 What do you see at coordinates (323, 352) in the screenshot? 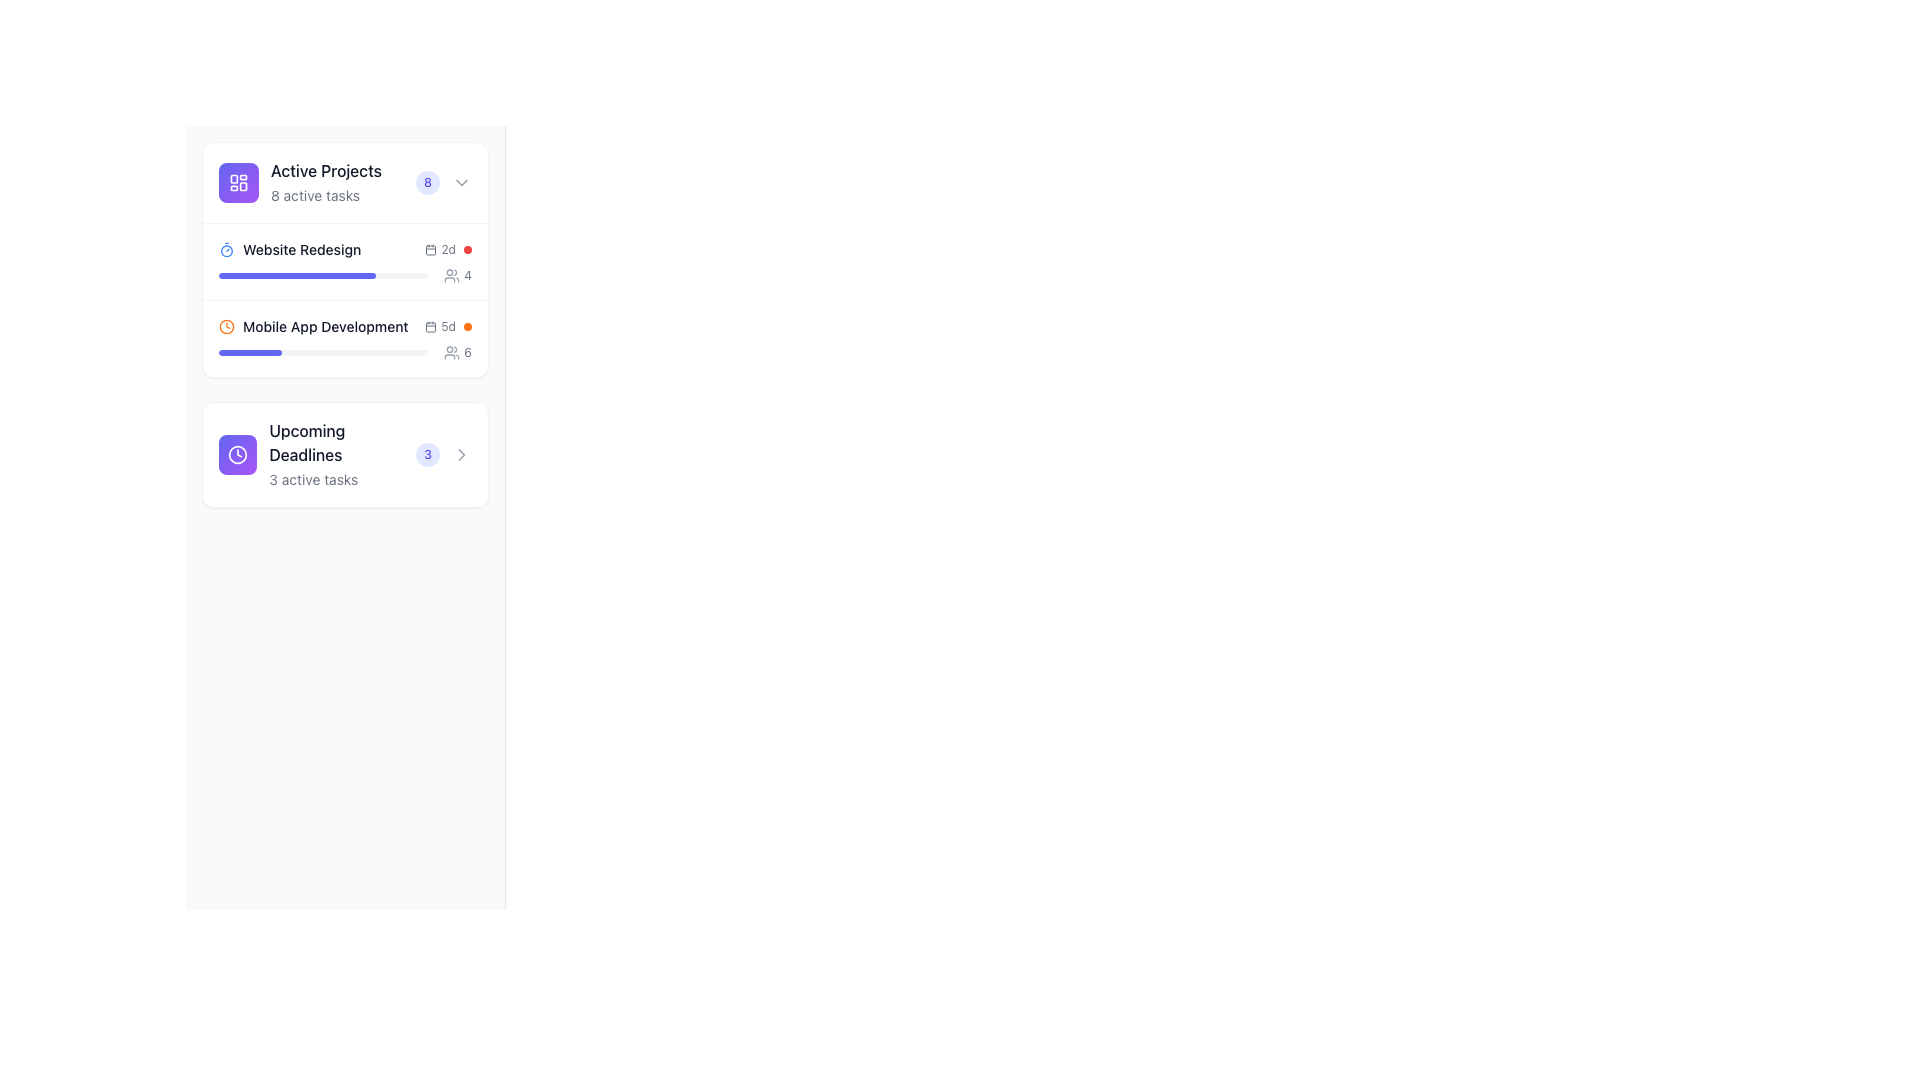
I see `the progress value of the progress bar located in the middle section of the 'Mobile App Development' task card, which indicates 30% completion` at bounding box center [323, 352].